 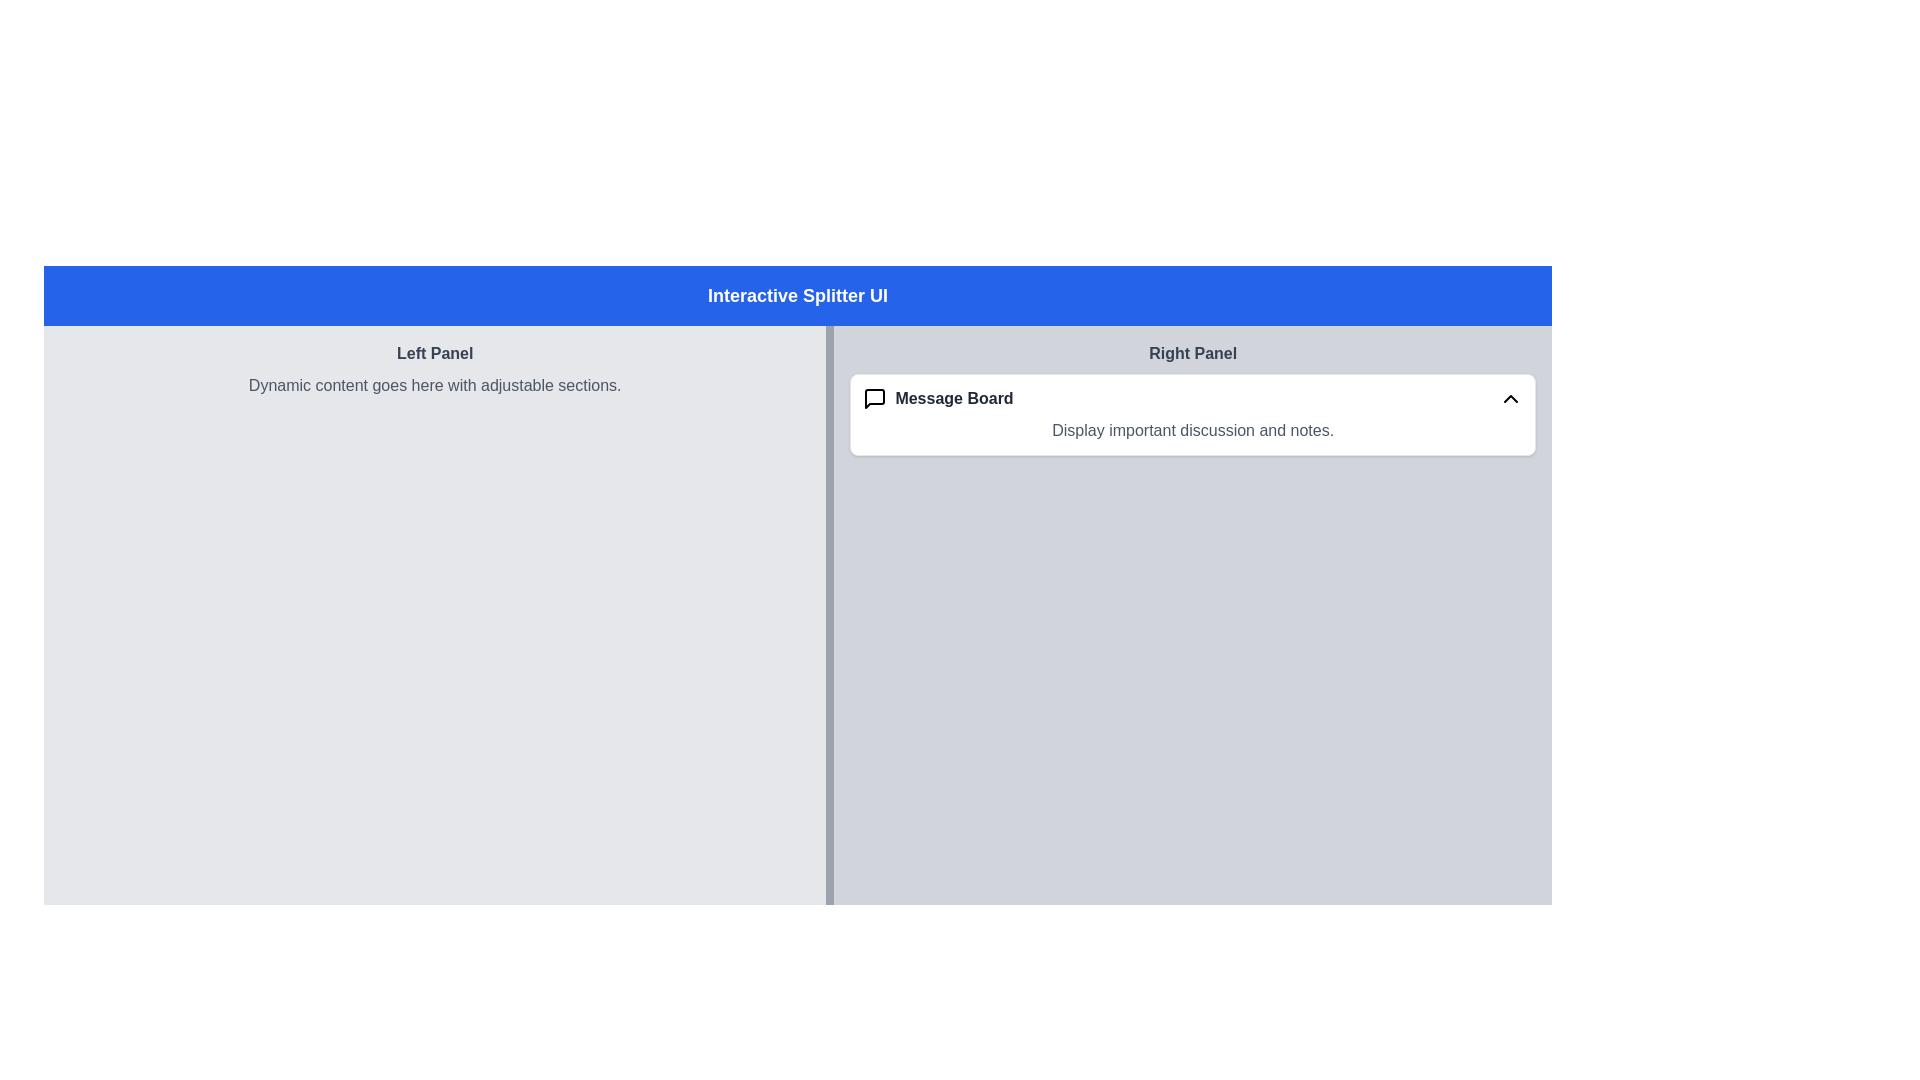 What do you see at coordinates (953, 398) in the screenshot?
I see `the interactive Text Label indicating the 'Message Board' section, which is positioned in the right panel above the descriptive text and adjacent to an icon` at bounding box center [953, 398].